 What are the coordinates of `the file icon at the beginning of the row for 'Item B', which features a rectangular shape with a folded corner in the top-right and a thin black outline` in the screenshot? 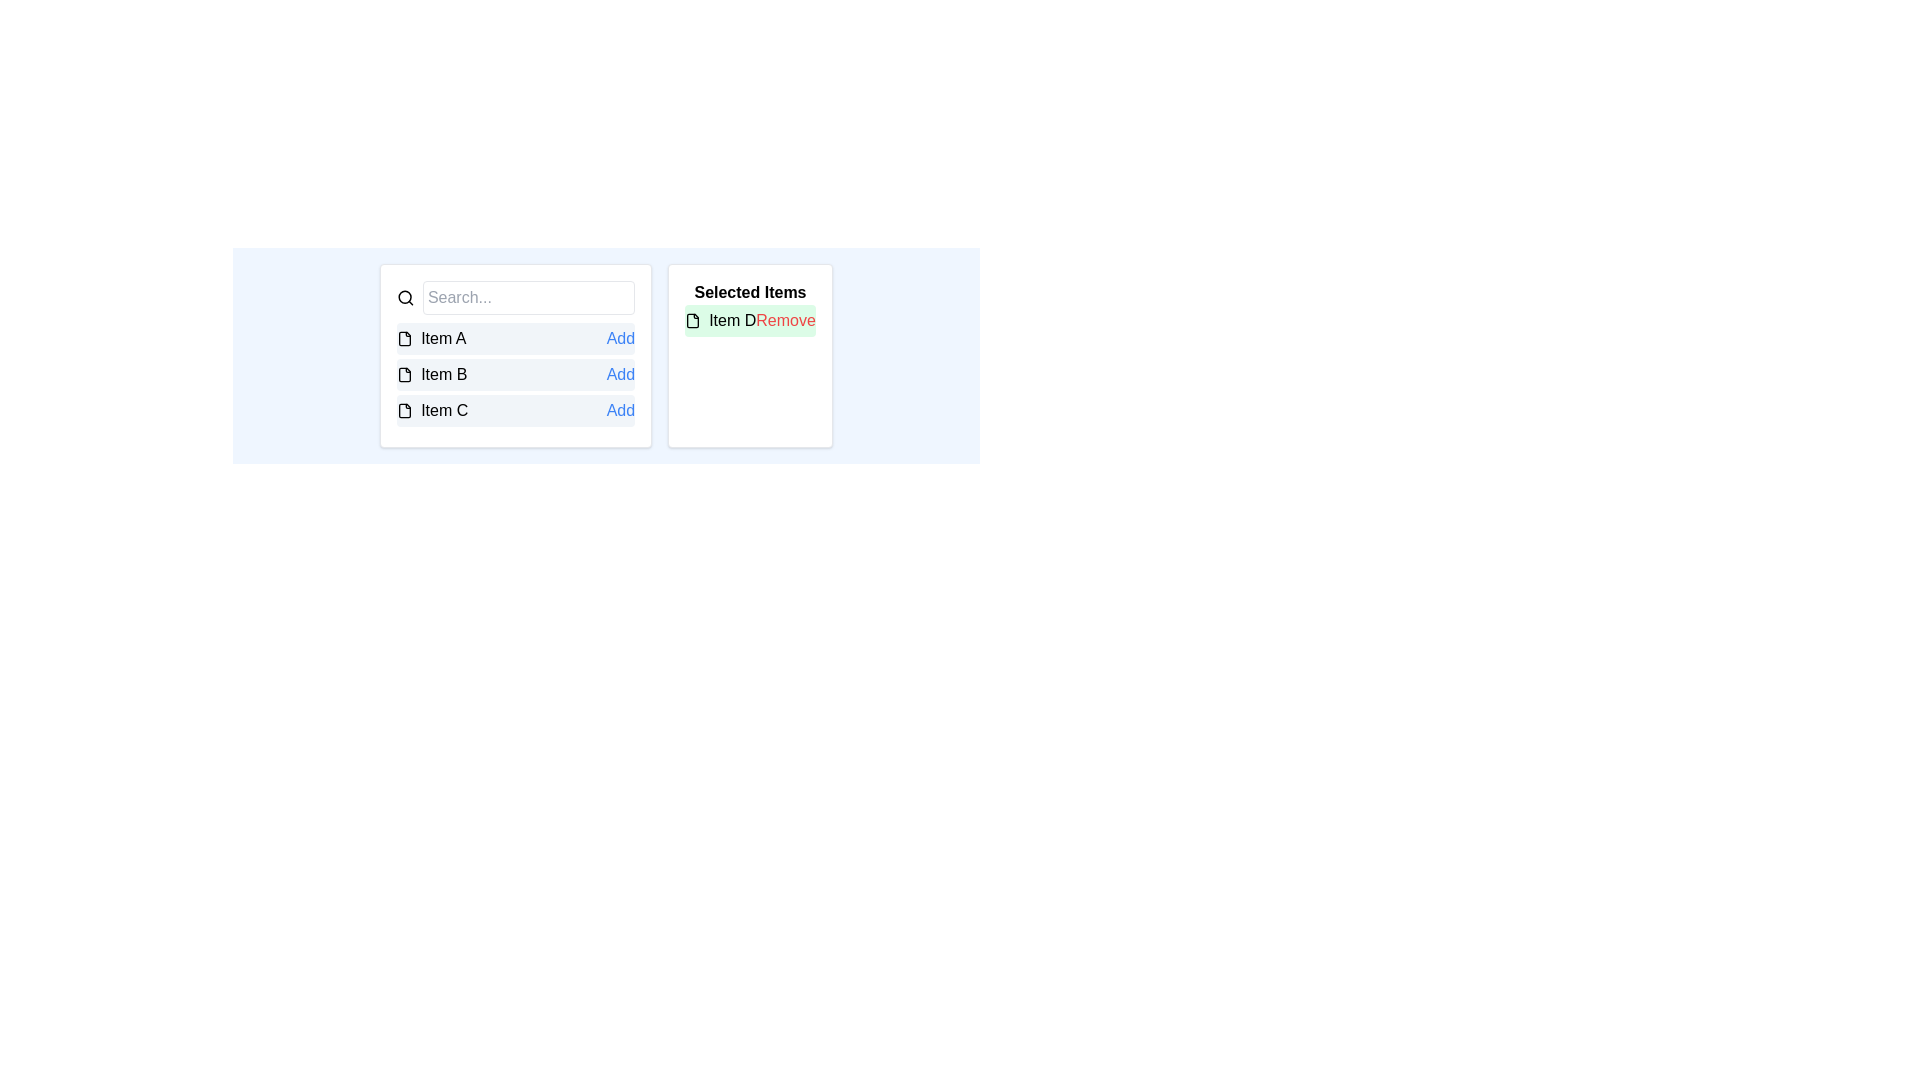 It's located at (404, 374).